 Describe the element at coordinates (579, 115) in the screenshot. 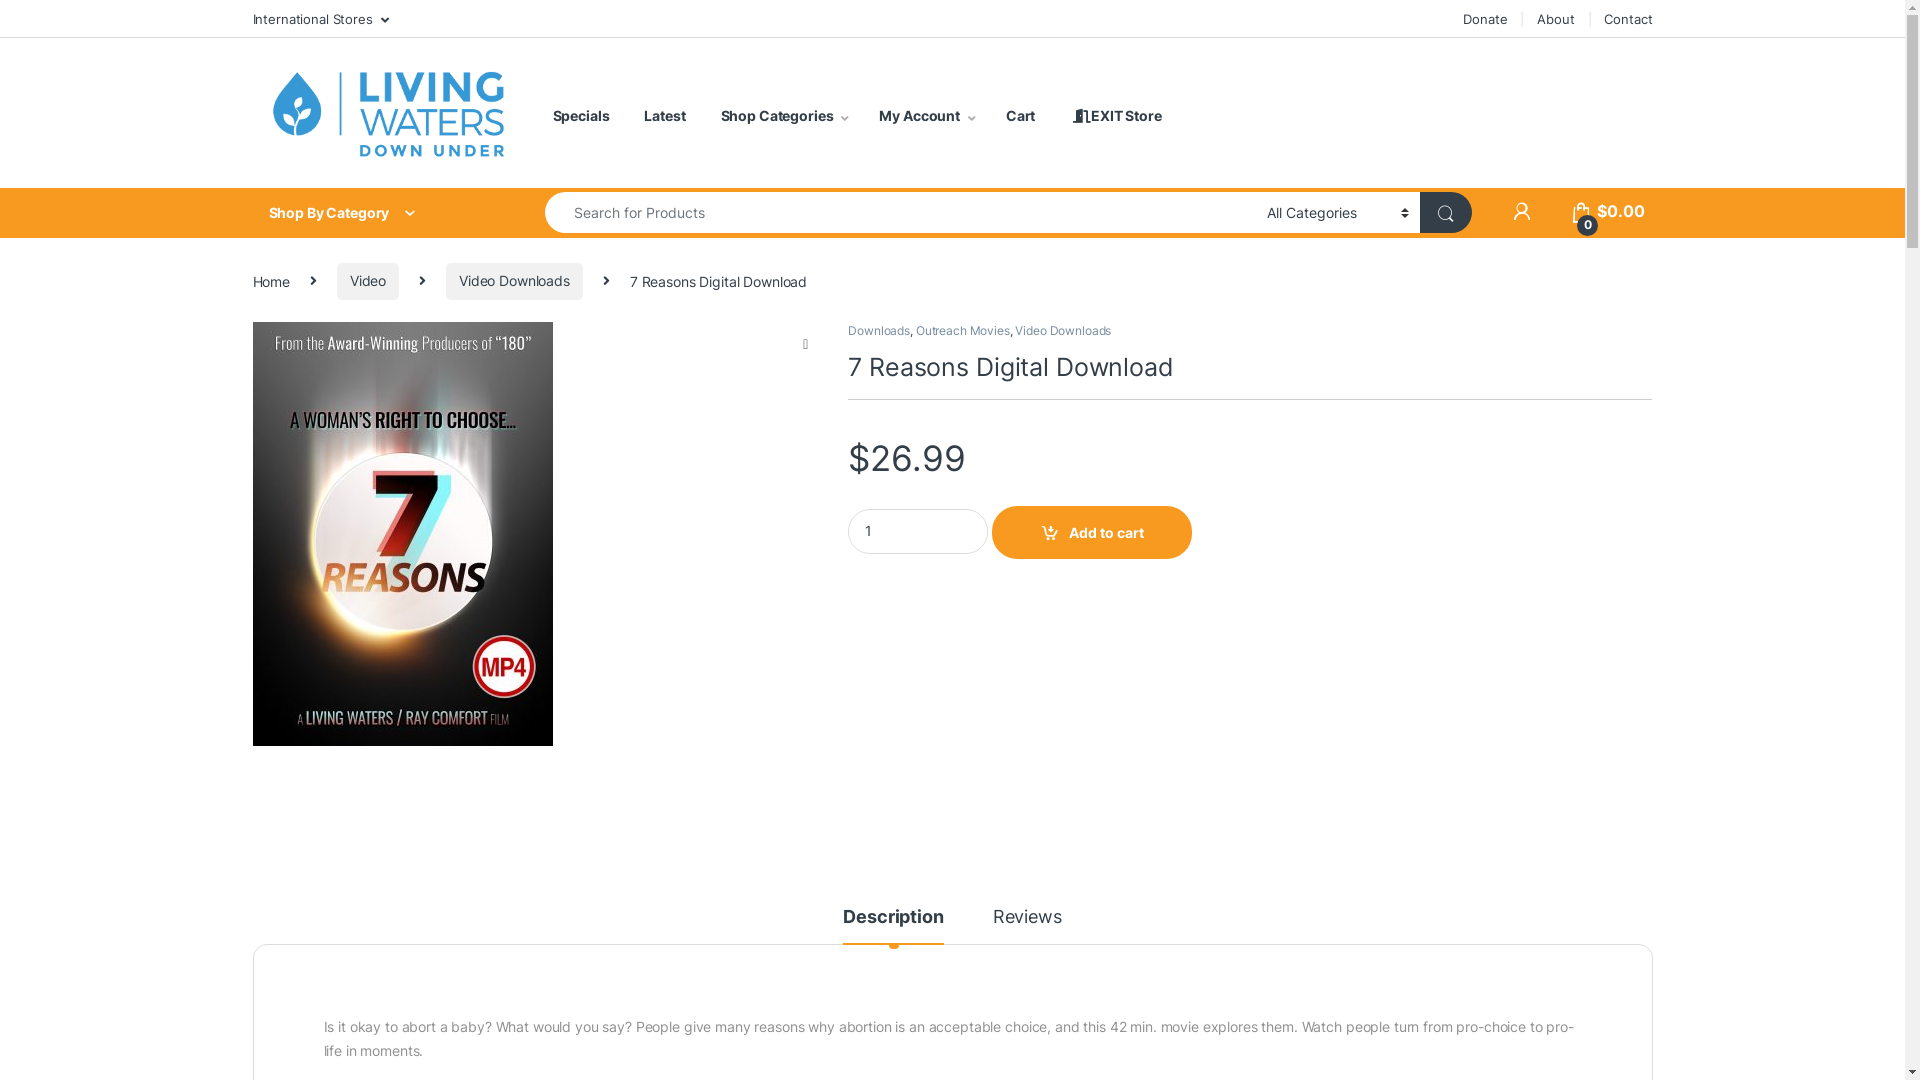

I see `'Specials'` at that location.